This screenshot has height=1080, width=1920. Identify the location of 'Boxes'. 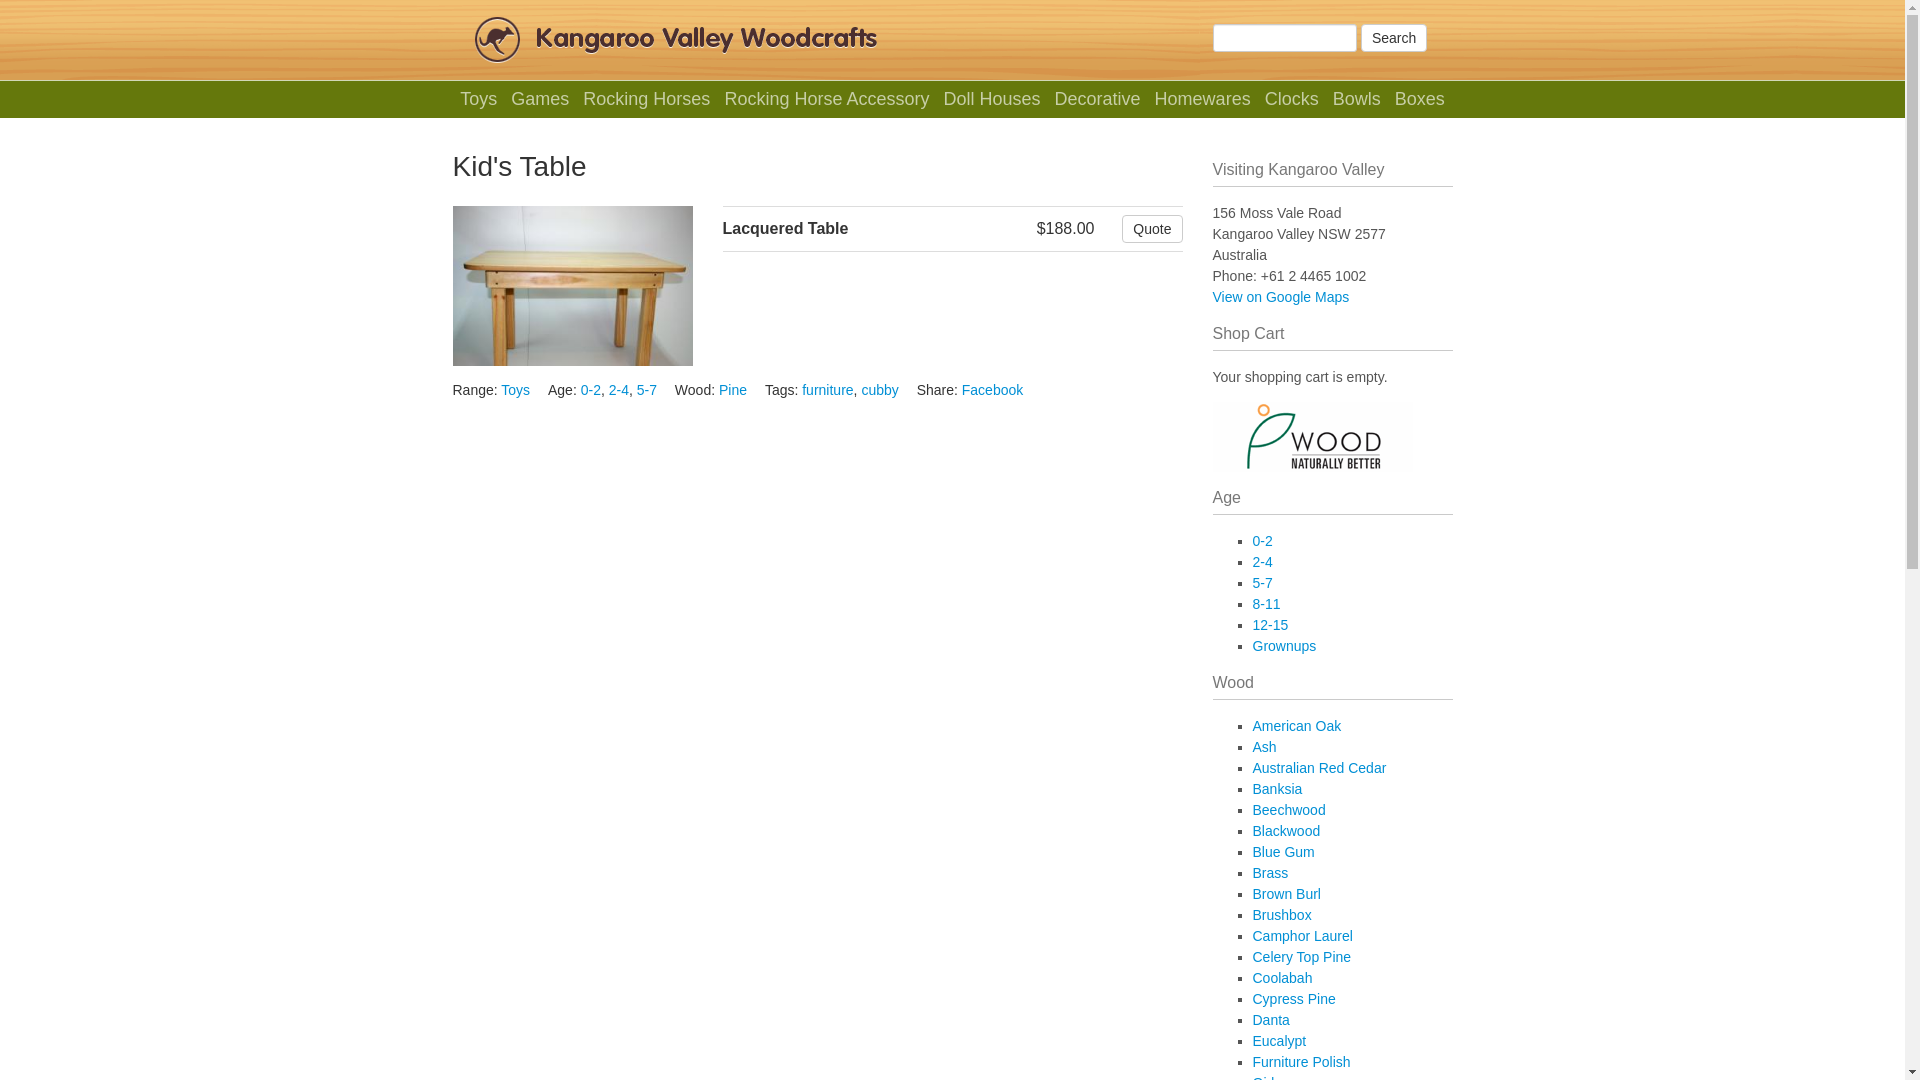
(1389, 99).